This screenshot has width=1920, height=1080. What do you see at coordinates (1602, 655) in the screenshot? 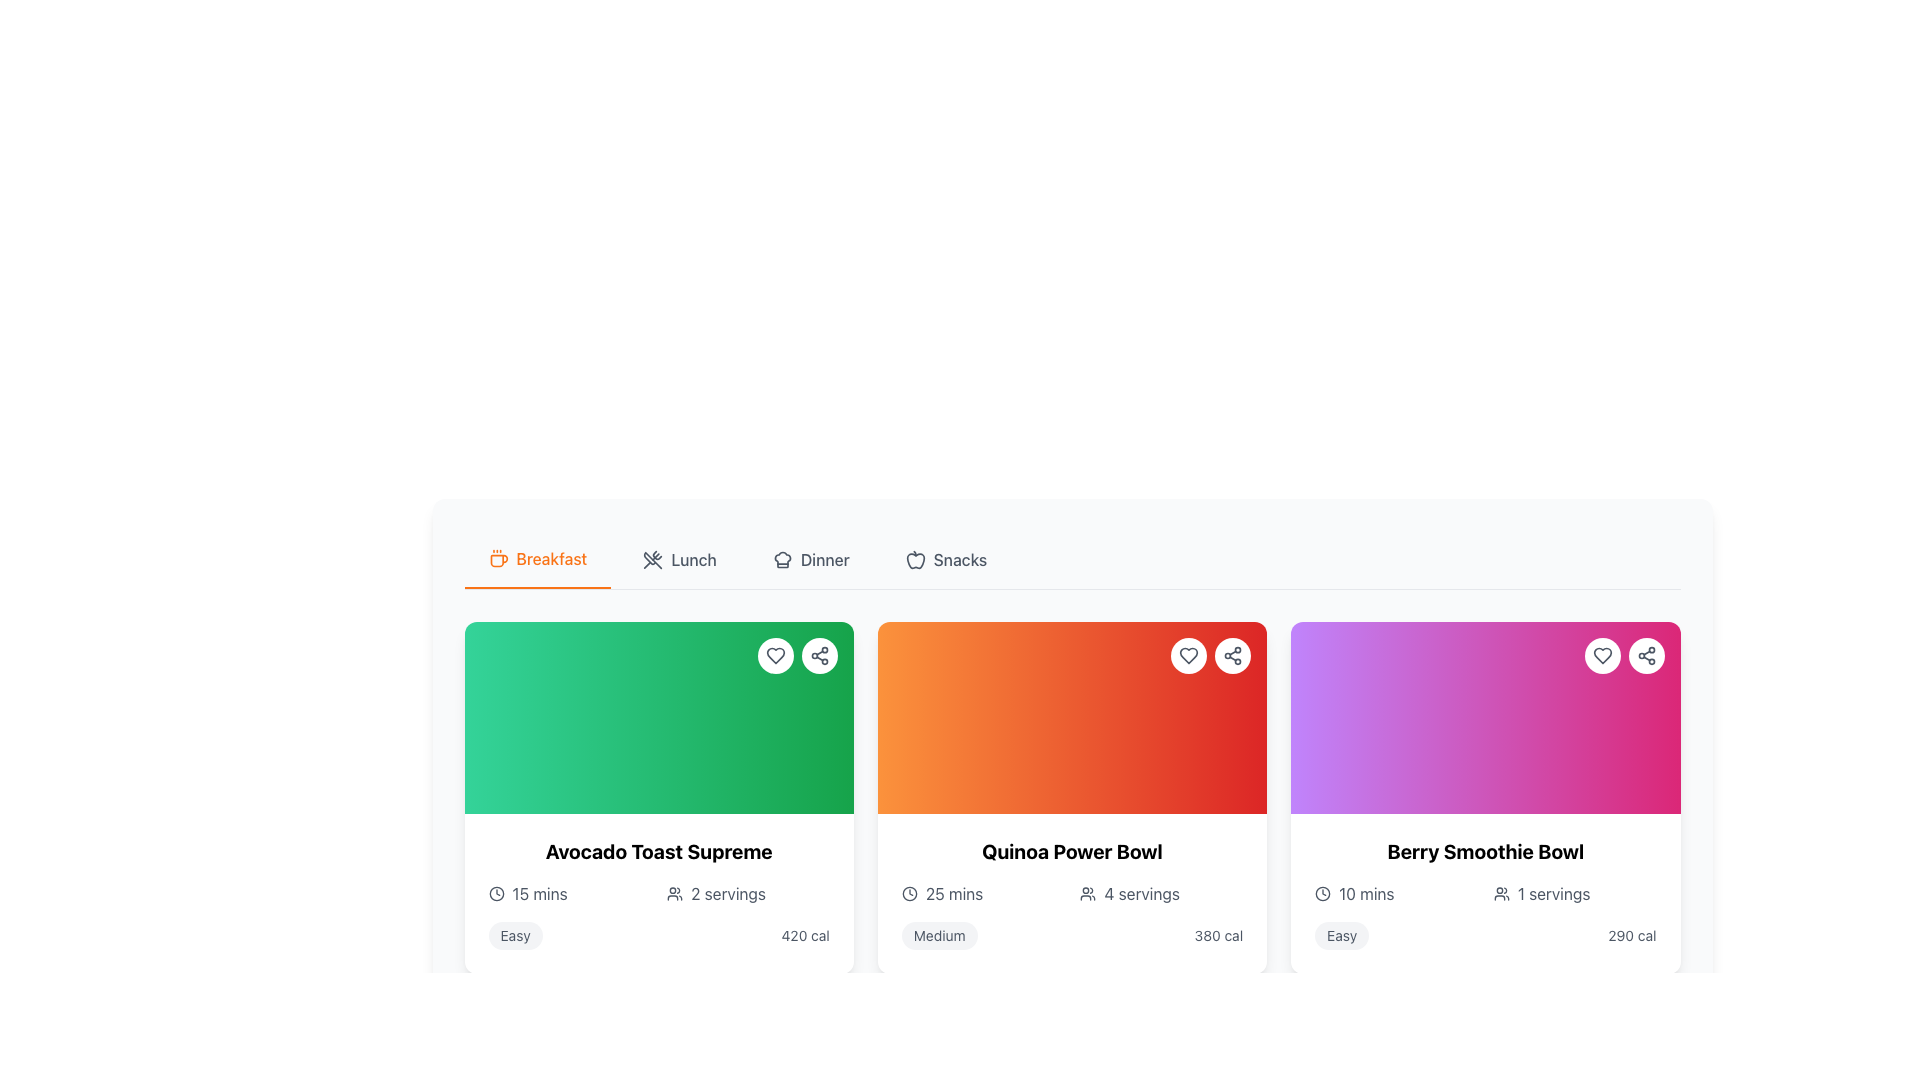
I see `the 'like' button located at the top-right area of the 'Berry Smoothie Bowl' card for accessibility navigation` at bounding box center [1602, 655].